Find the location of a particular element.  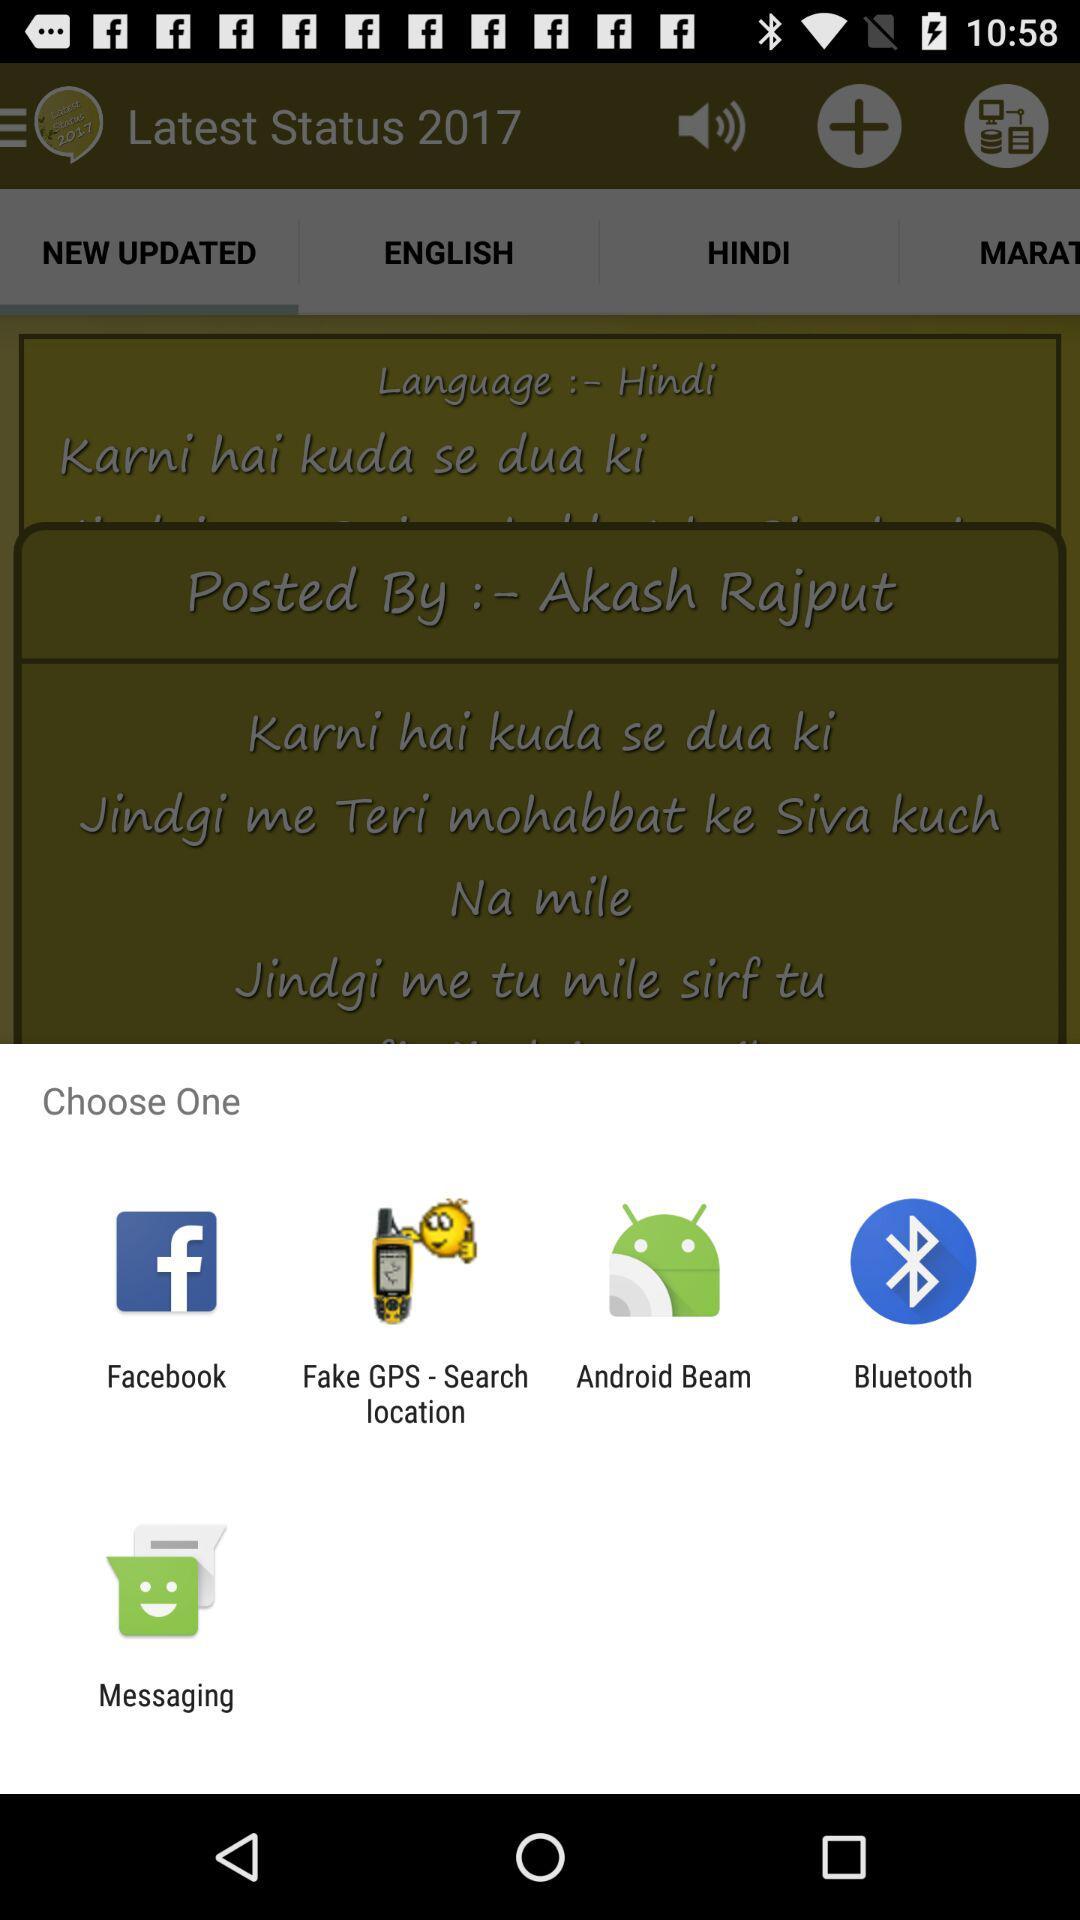

app next to bluetooth item is located at coordinates (664, 1392).